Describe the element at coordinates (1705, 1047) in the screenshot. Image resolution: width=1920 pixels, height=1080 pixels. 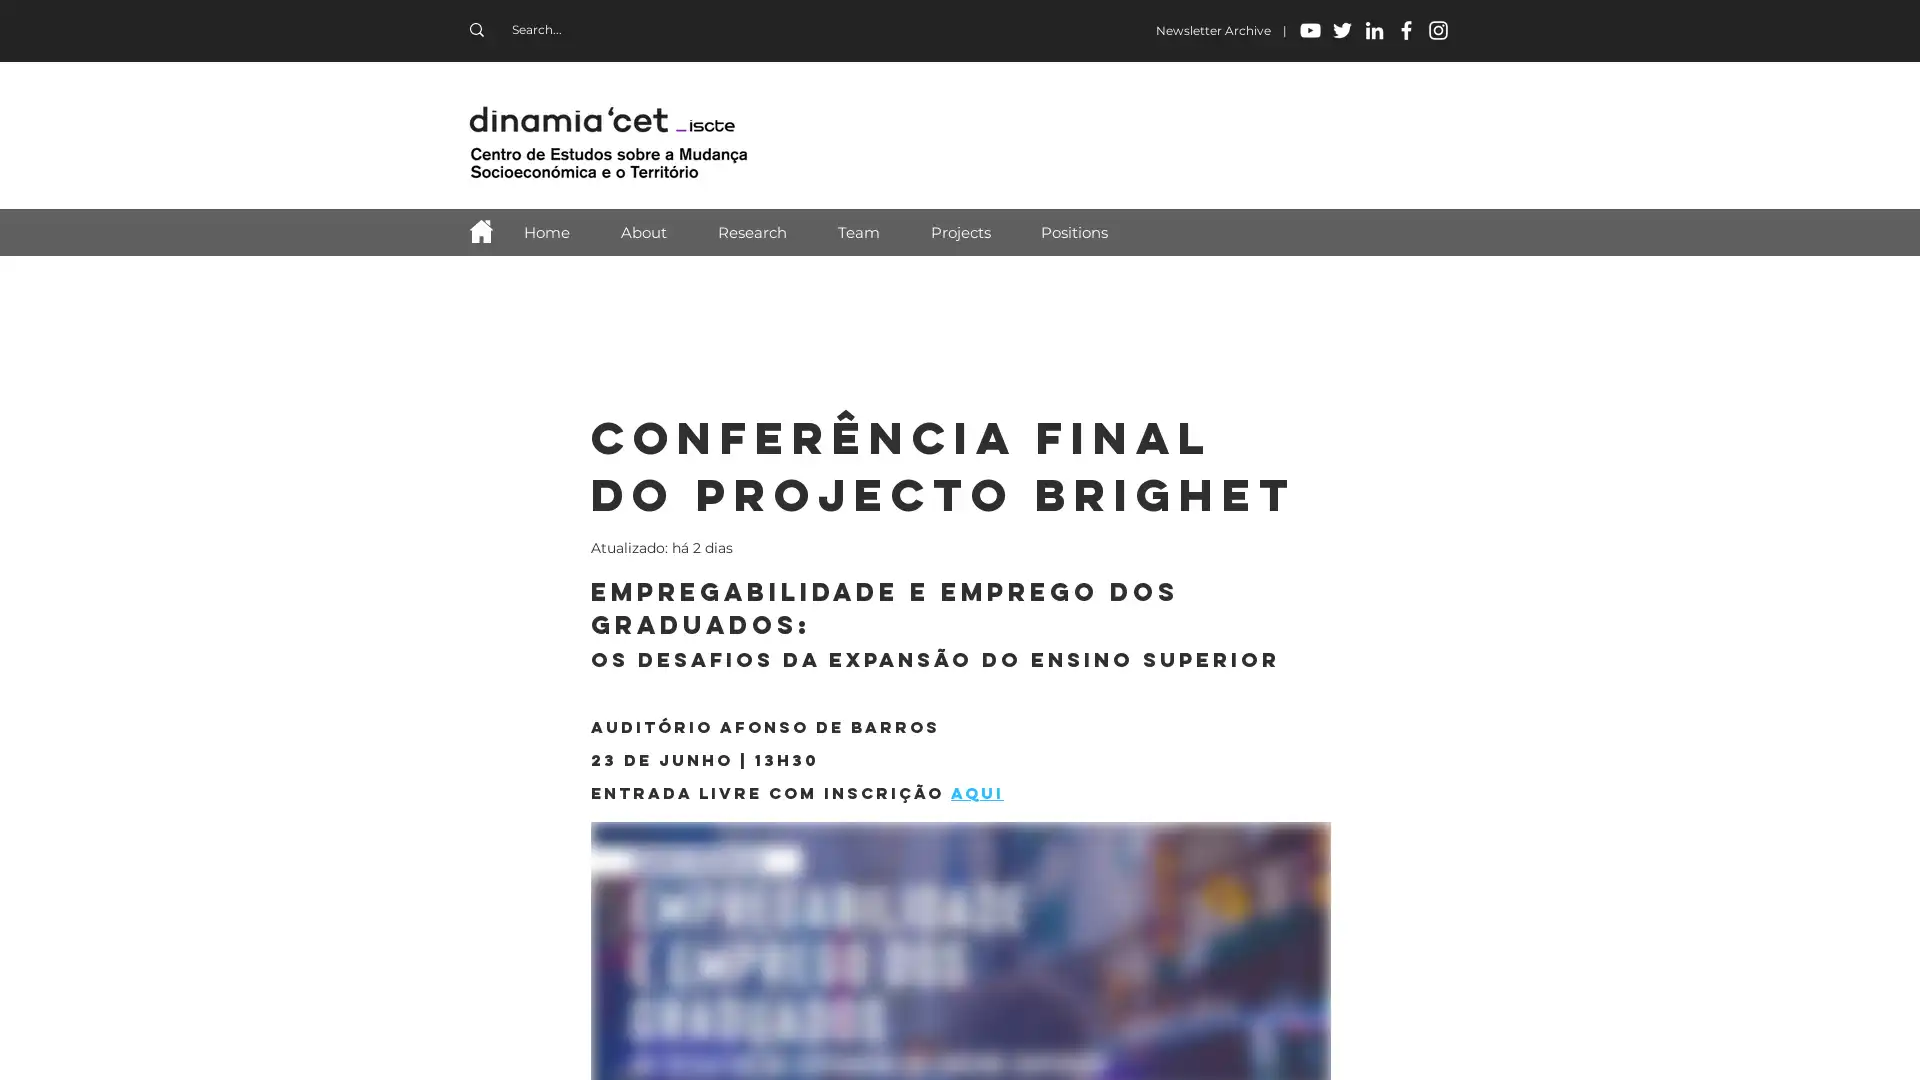
I see `Configuracoes` at that location.